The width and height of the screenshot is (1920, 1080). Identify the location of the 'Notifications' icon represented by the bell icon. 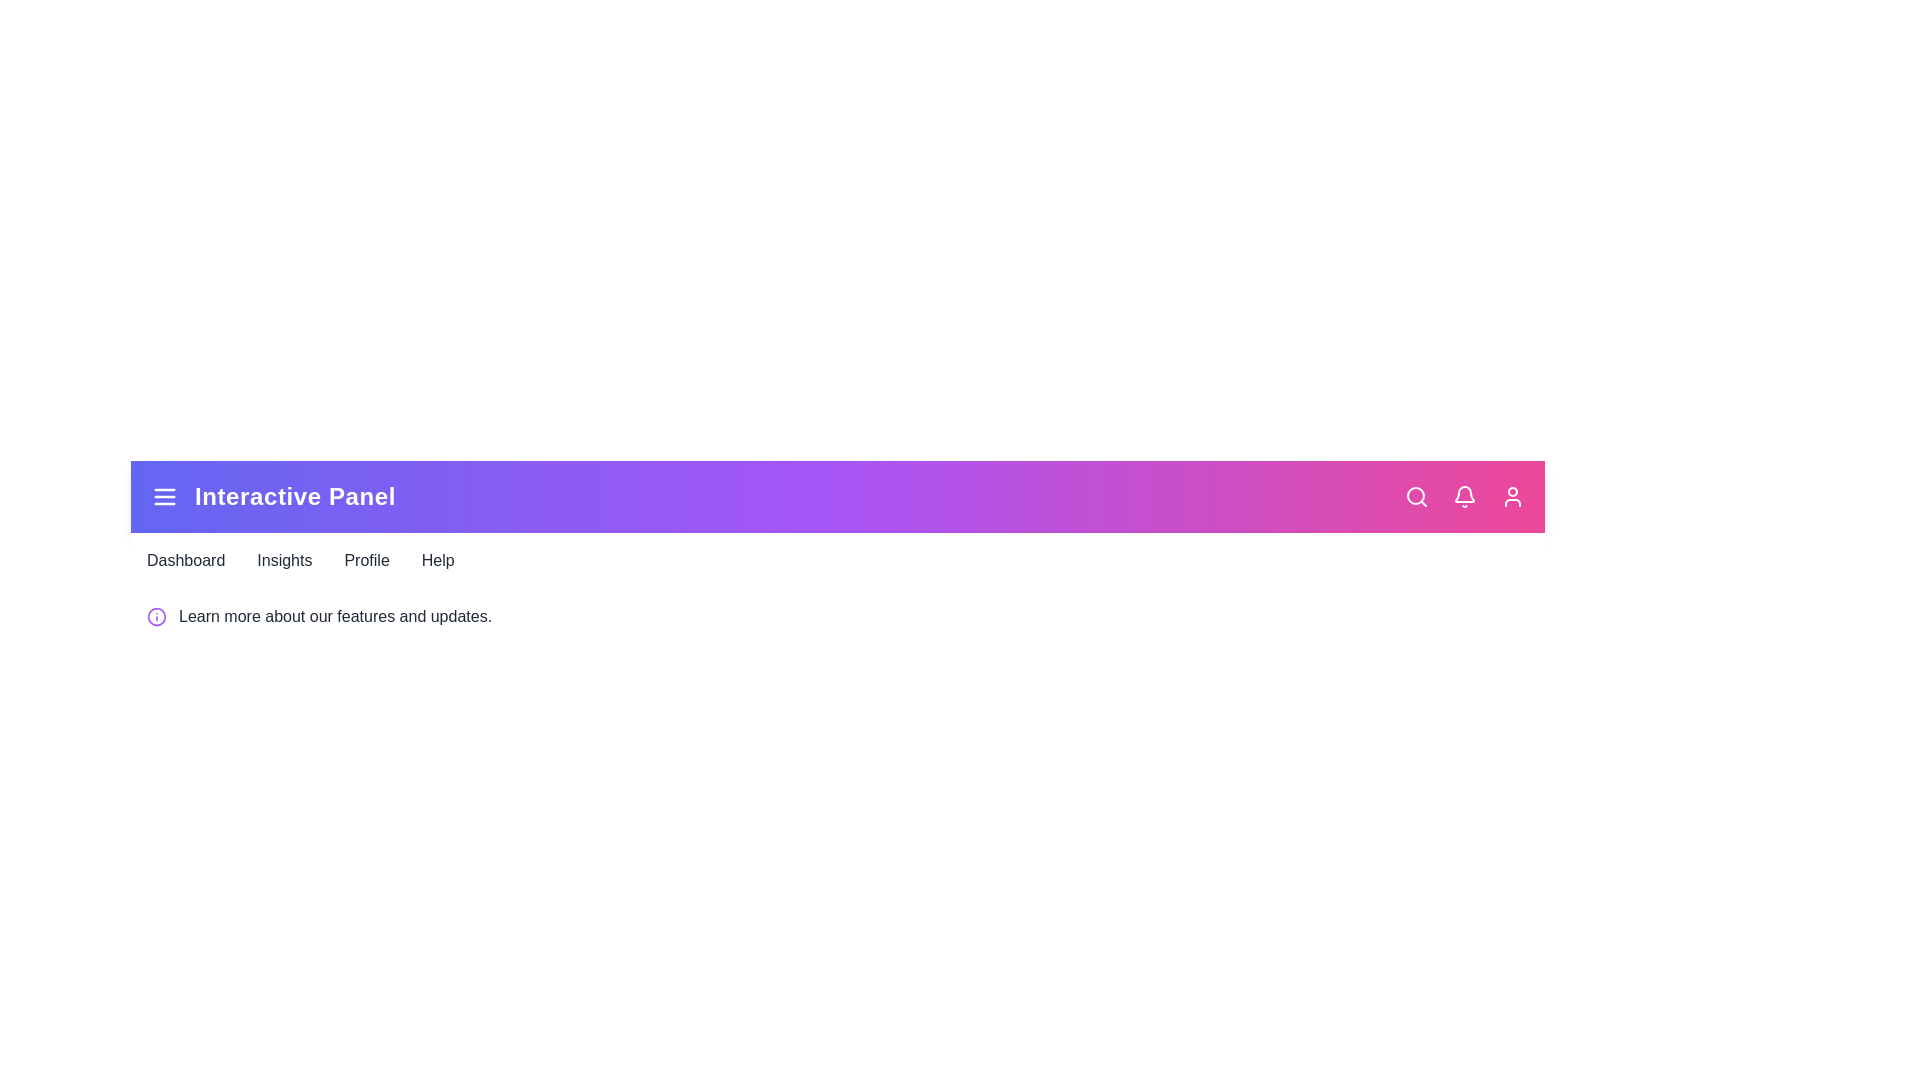
(1464, 496).